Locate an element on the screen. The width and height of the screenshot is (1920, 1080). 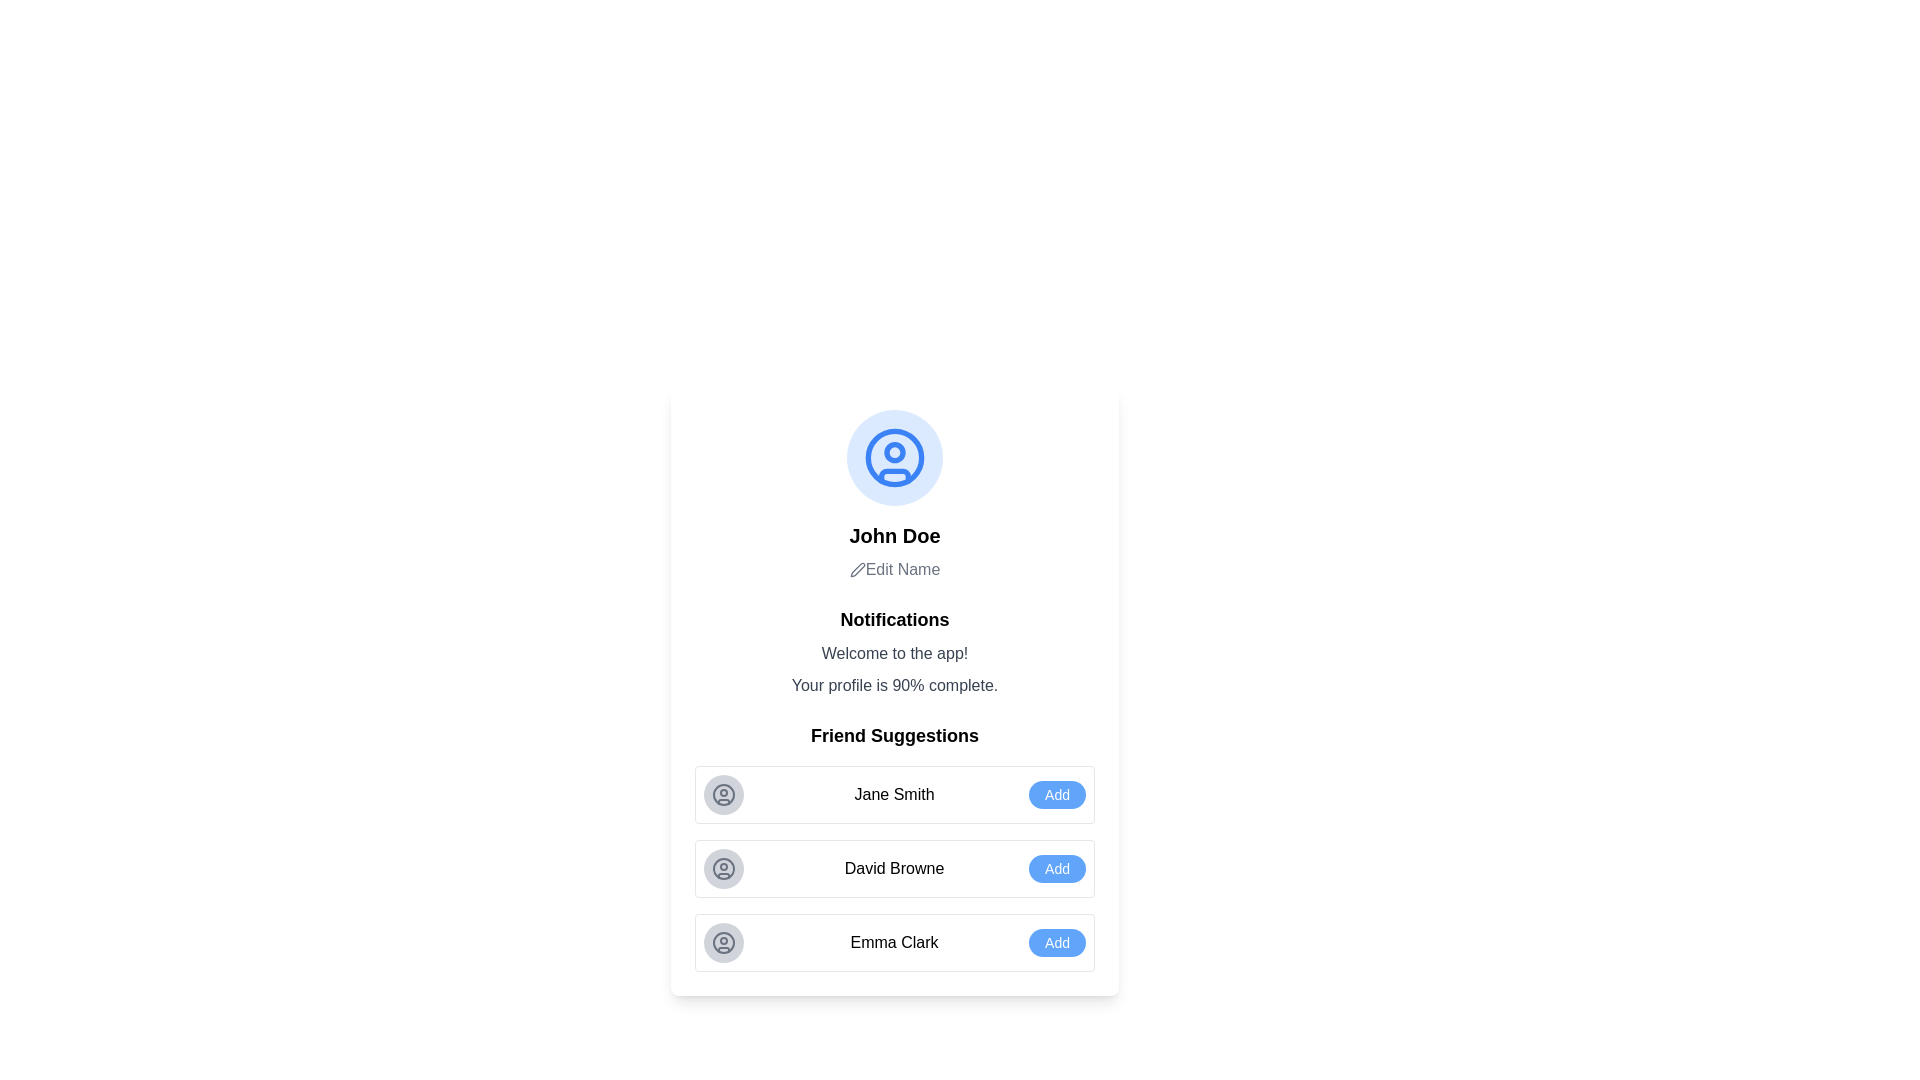
the SVG Circle that represents the user icon for 'Jane Smith' in the 'Friend Suggestions' section is located at coordinates (723, 793).